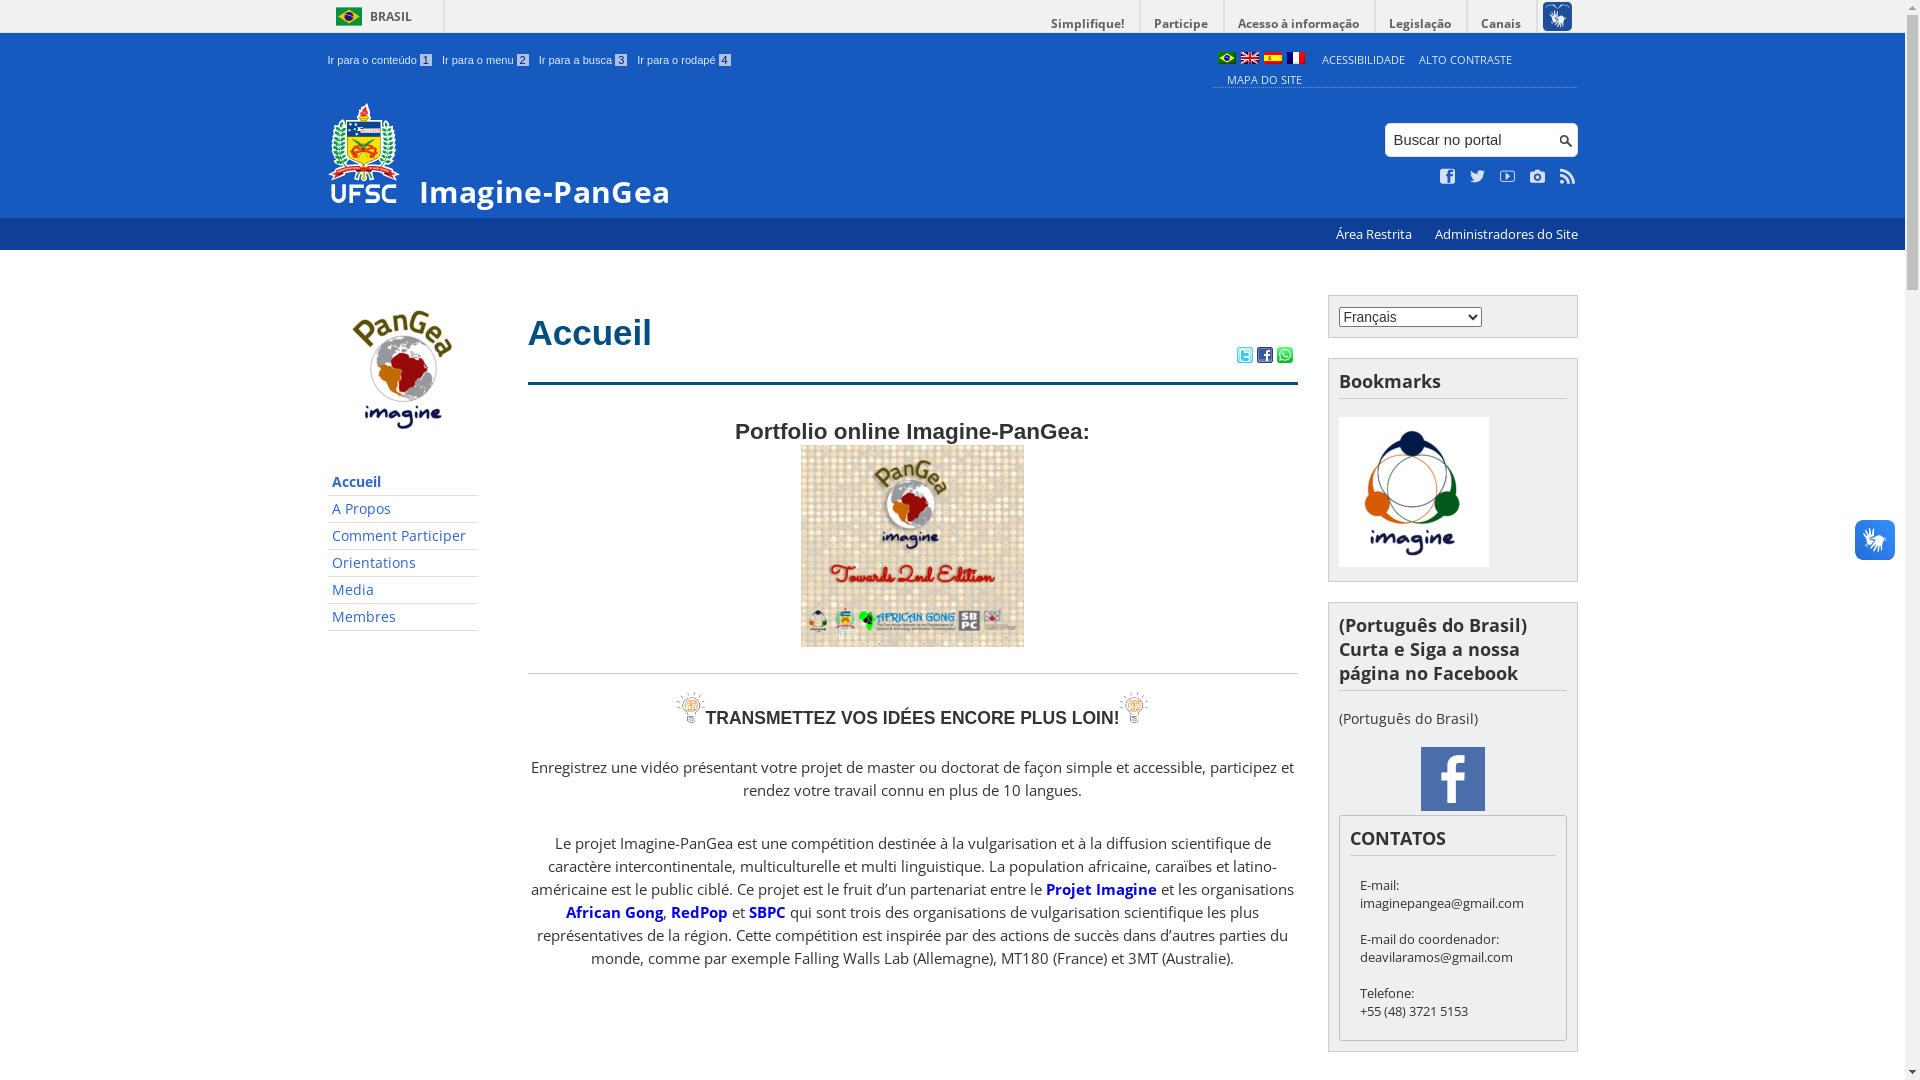 The width and height of the screenshot is (1920, 1080). Describe the element at coordinates (1502, 23) in the screenshot. I see `'Canais'` at that location.